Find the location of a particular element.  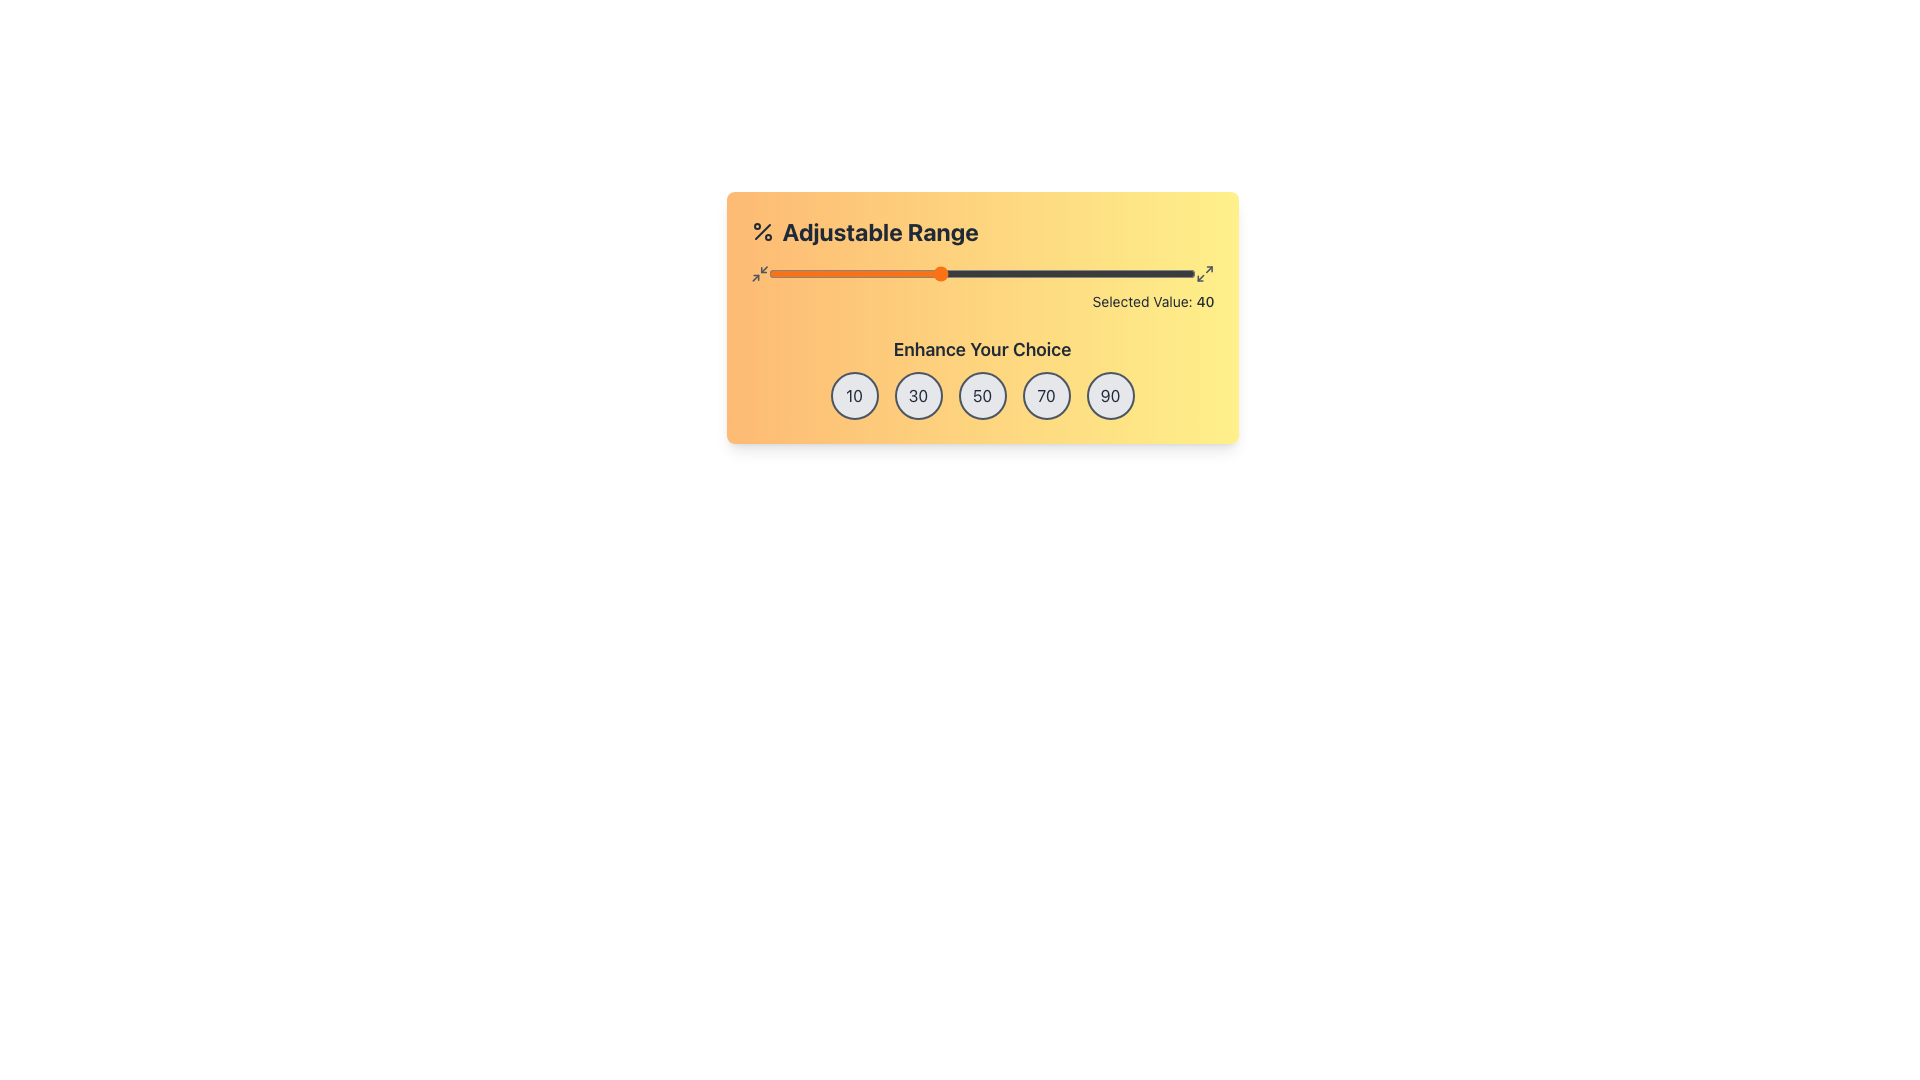

the percentage is located at coordinates (772, 273).